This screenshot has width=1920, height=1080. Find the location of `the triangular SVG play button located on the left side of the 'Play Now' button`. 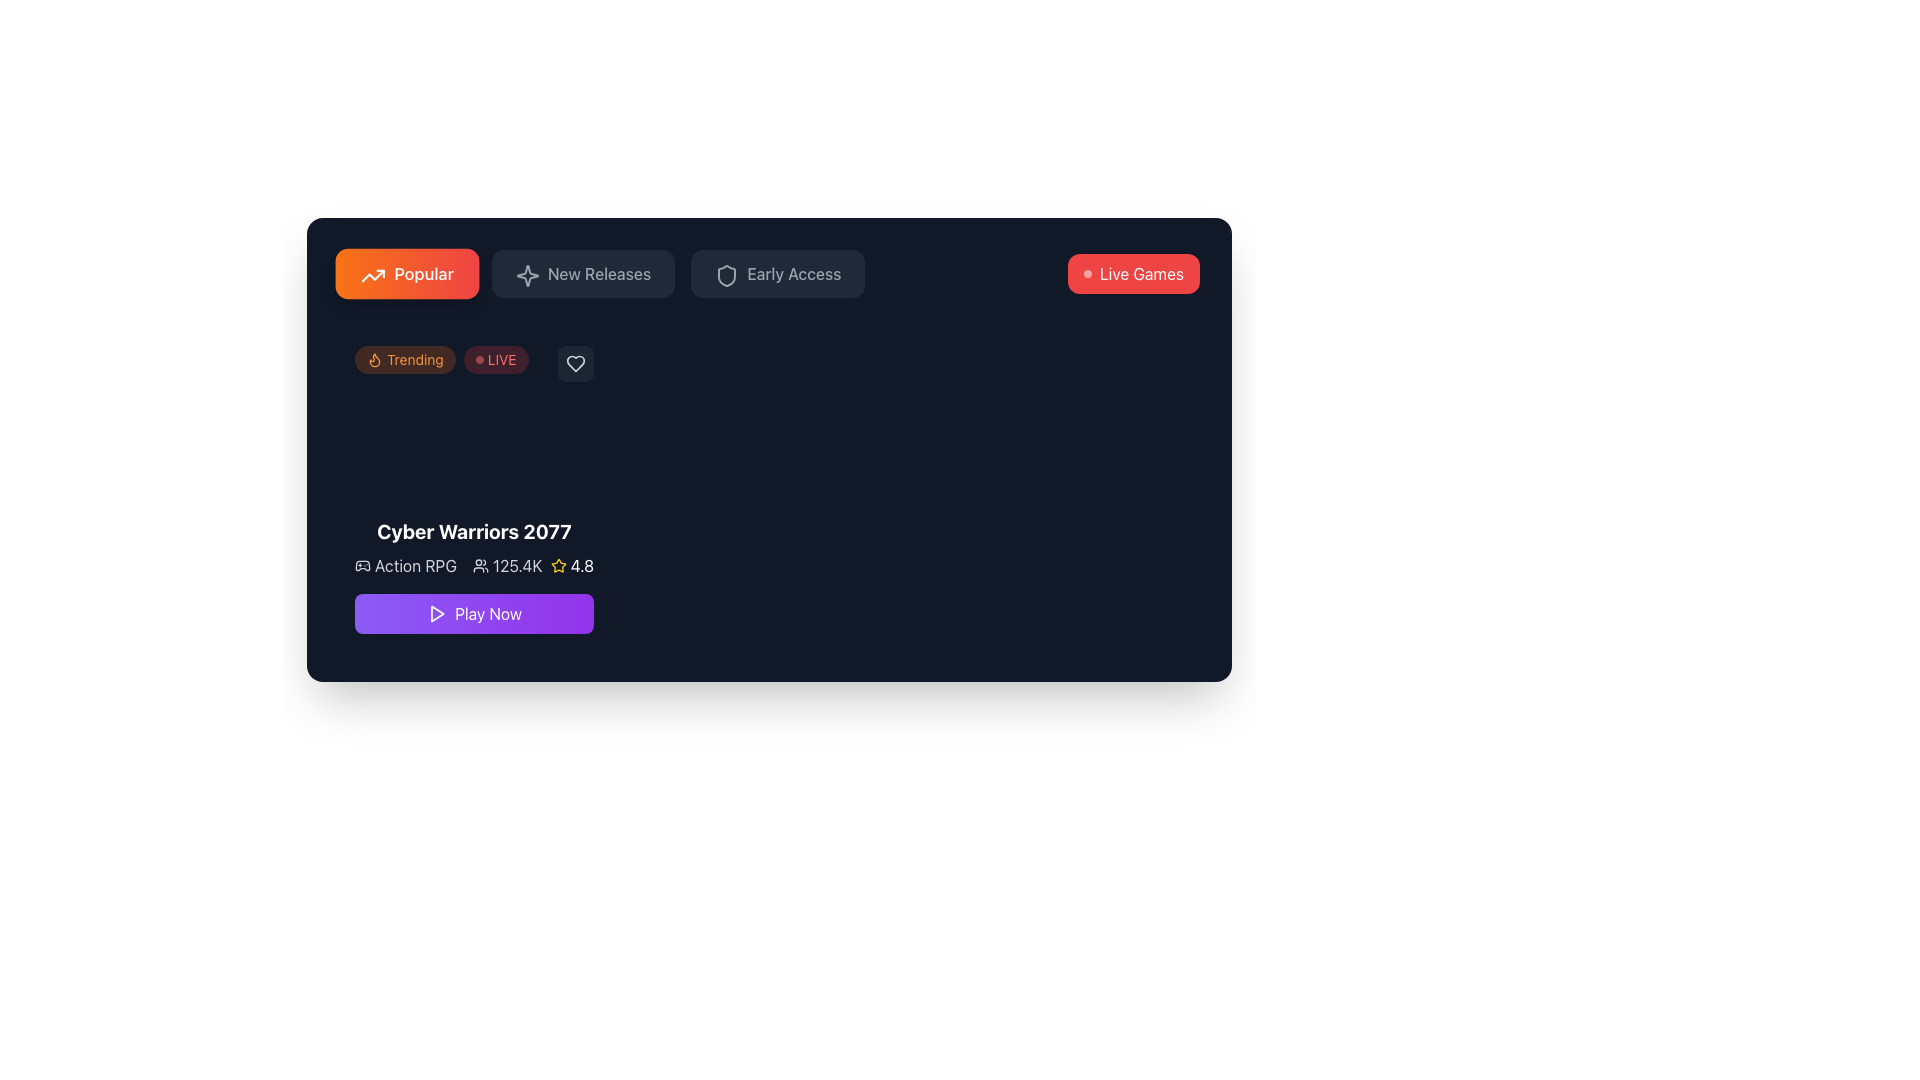

the triangular SVG play button located on the left side of the 'Play Now' button is located at coordinates (435, 612).